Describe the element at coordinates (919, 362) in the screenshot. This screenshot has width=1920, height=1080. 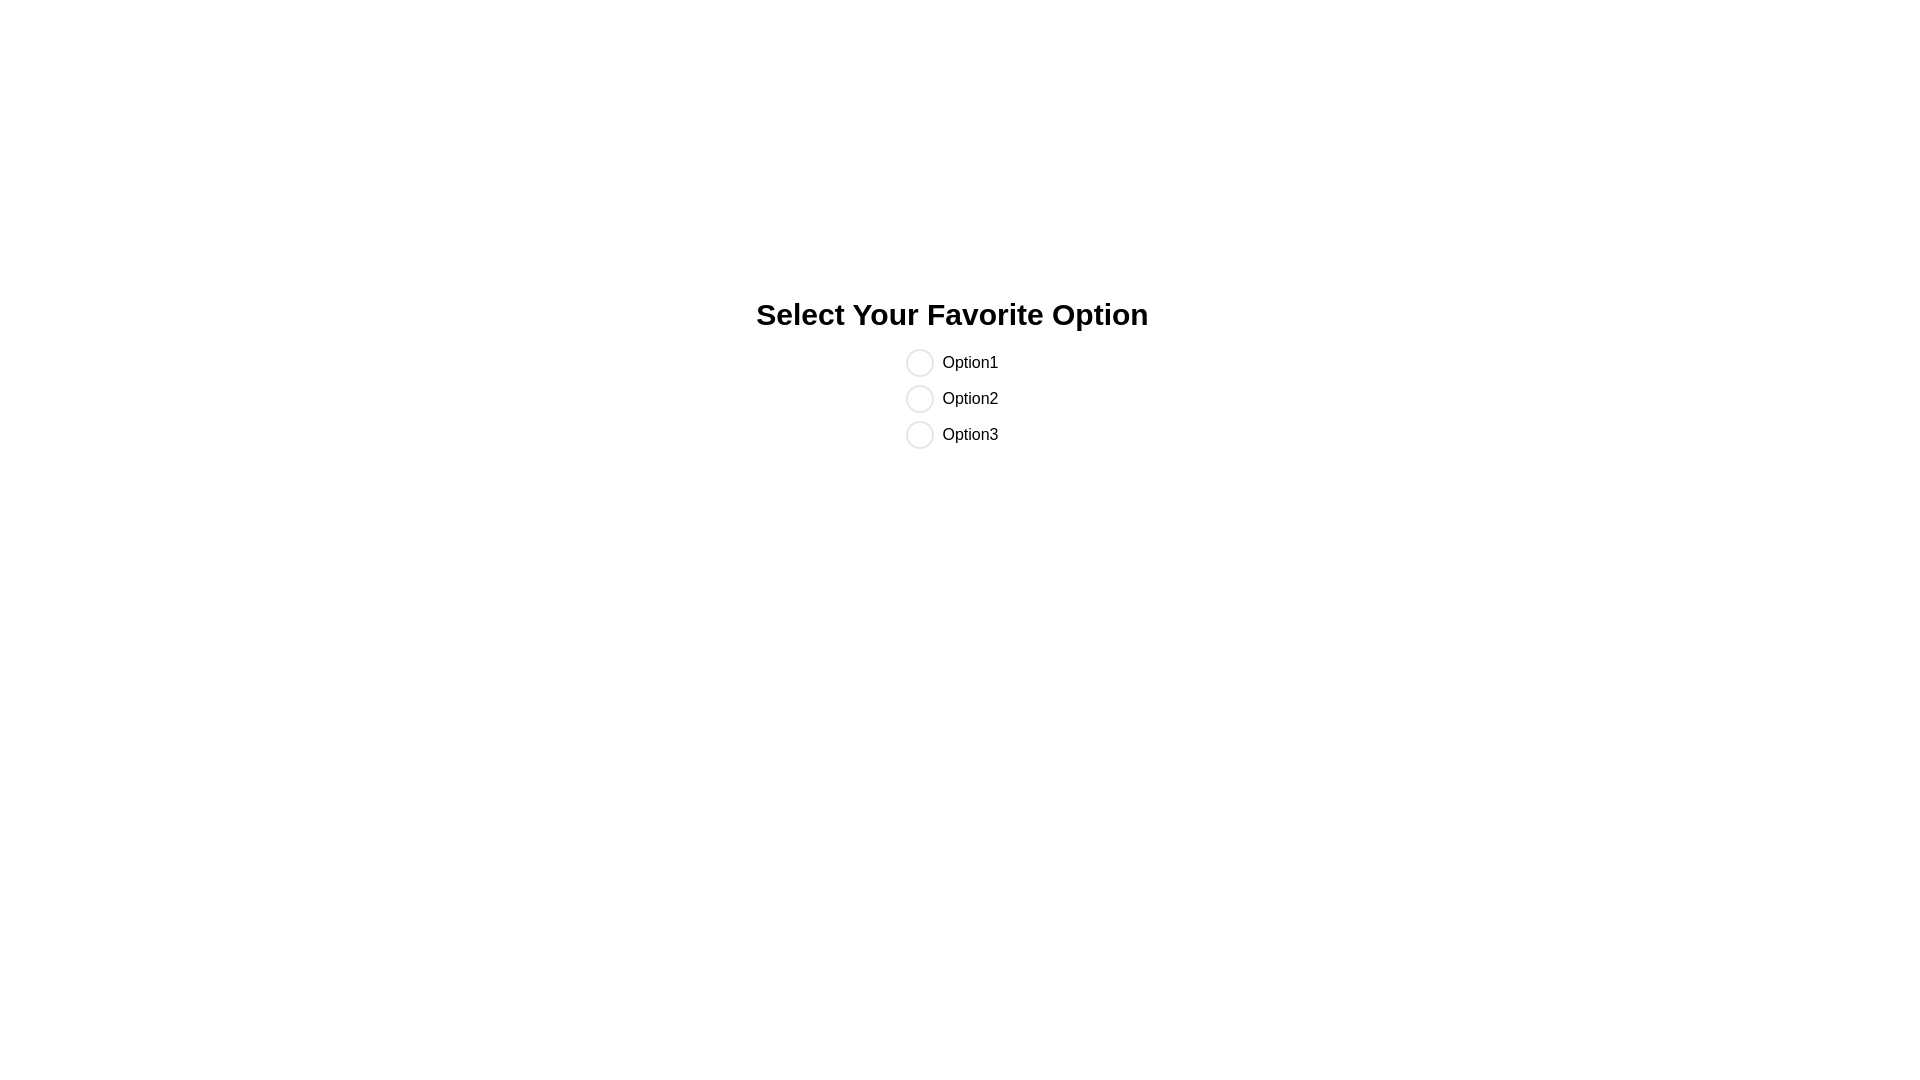
I see `the radio selector indicator for keyboard interaction` at that location.